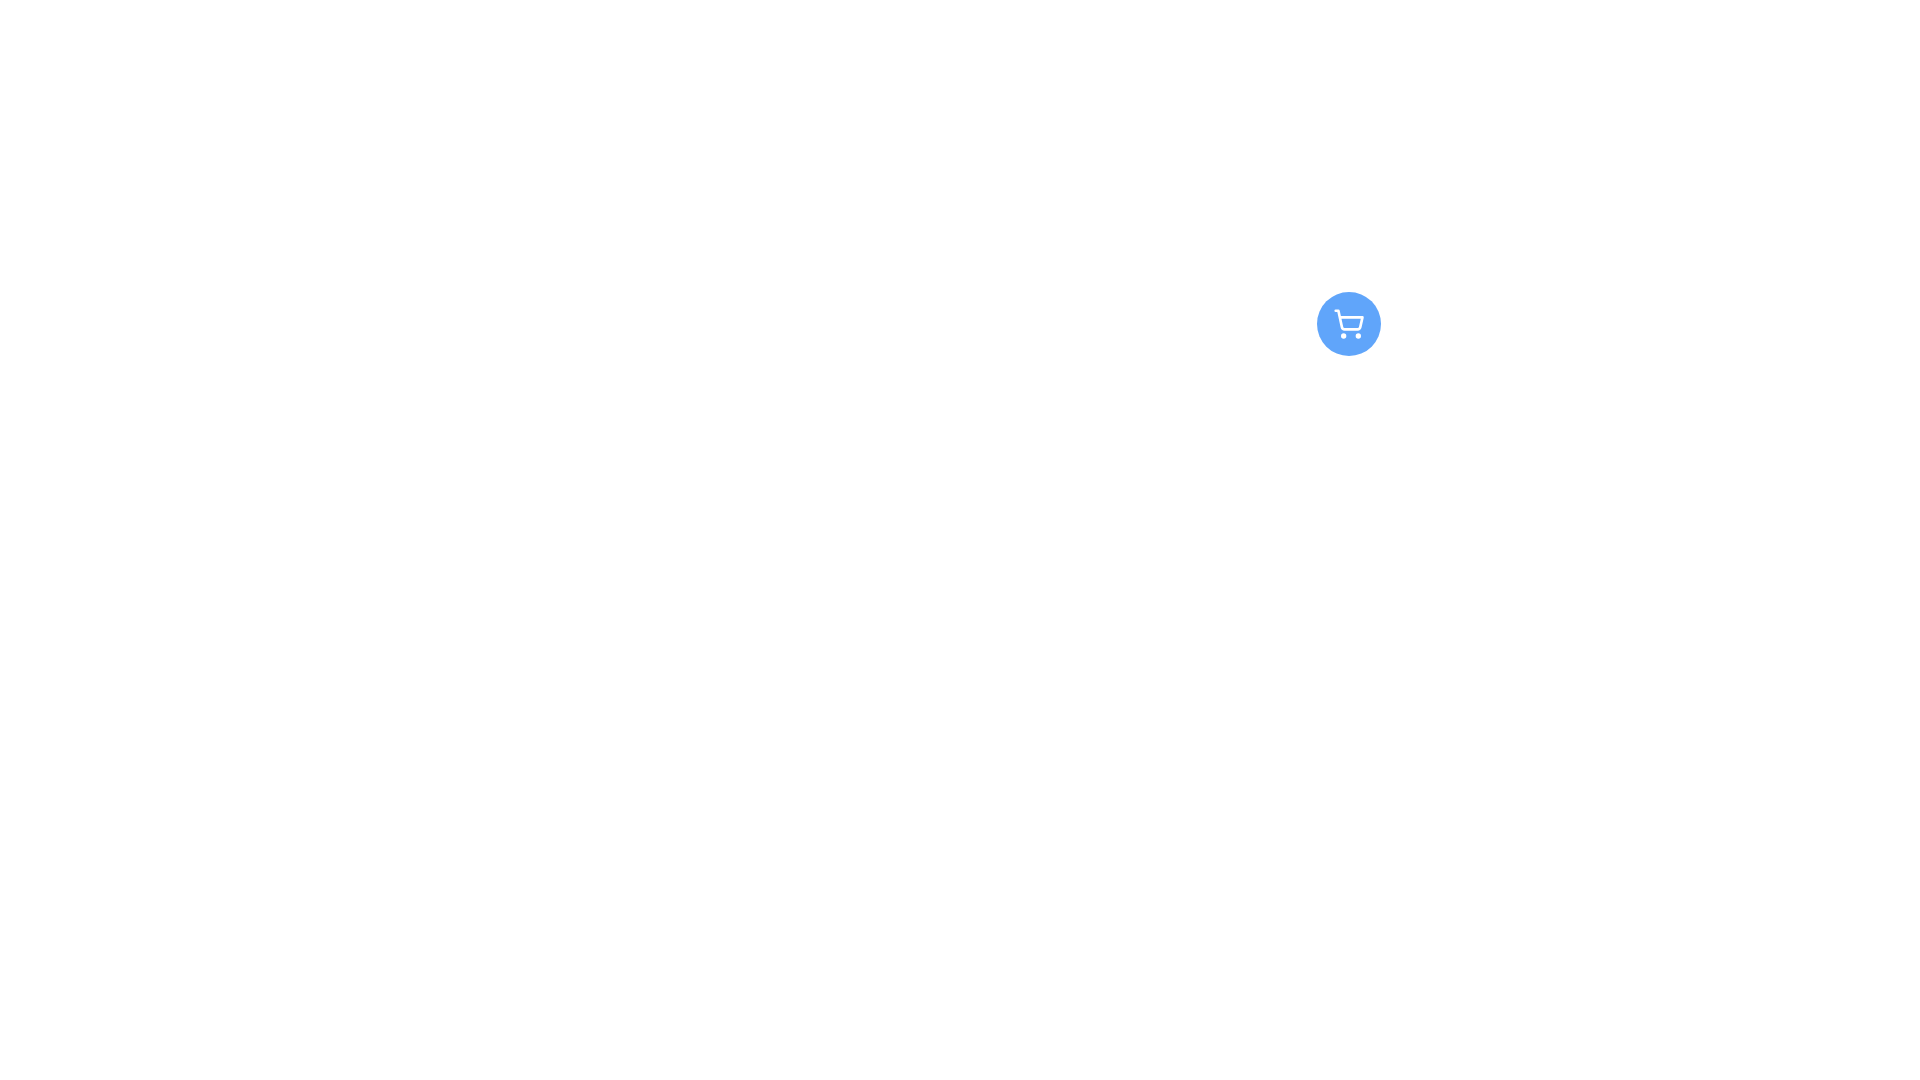 Image resolution: width=1920 pixels, height=1080 pixels. What do you see at coordinates (1348, 323) in the screenshot?
I see `the shopping cart icon located within a blue circular button in the top-right portion of the layout` at bounding box center [1348, 323].